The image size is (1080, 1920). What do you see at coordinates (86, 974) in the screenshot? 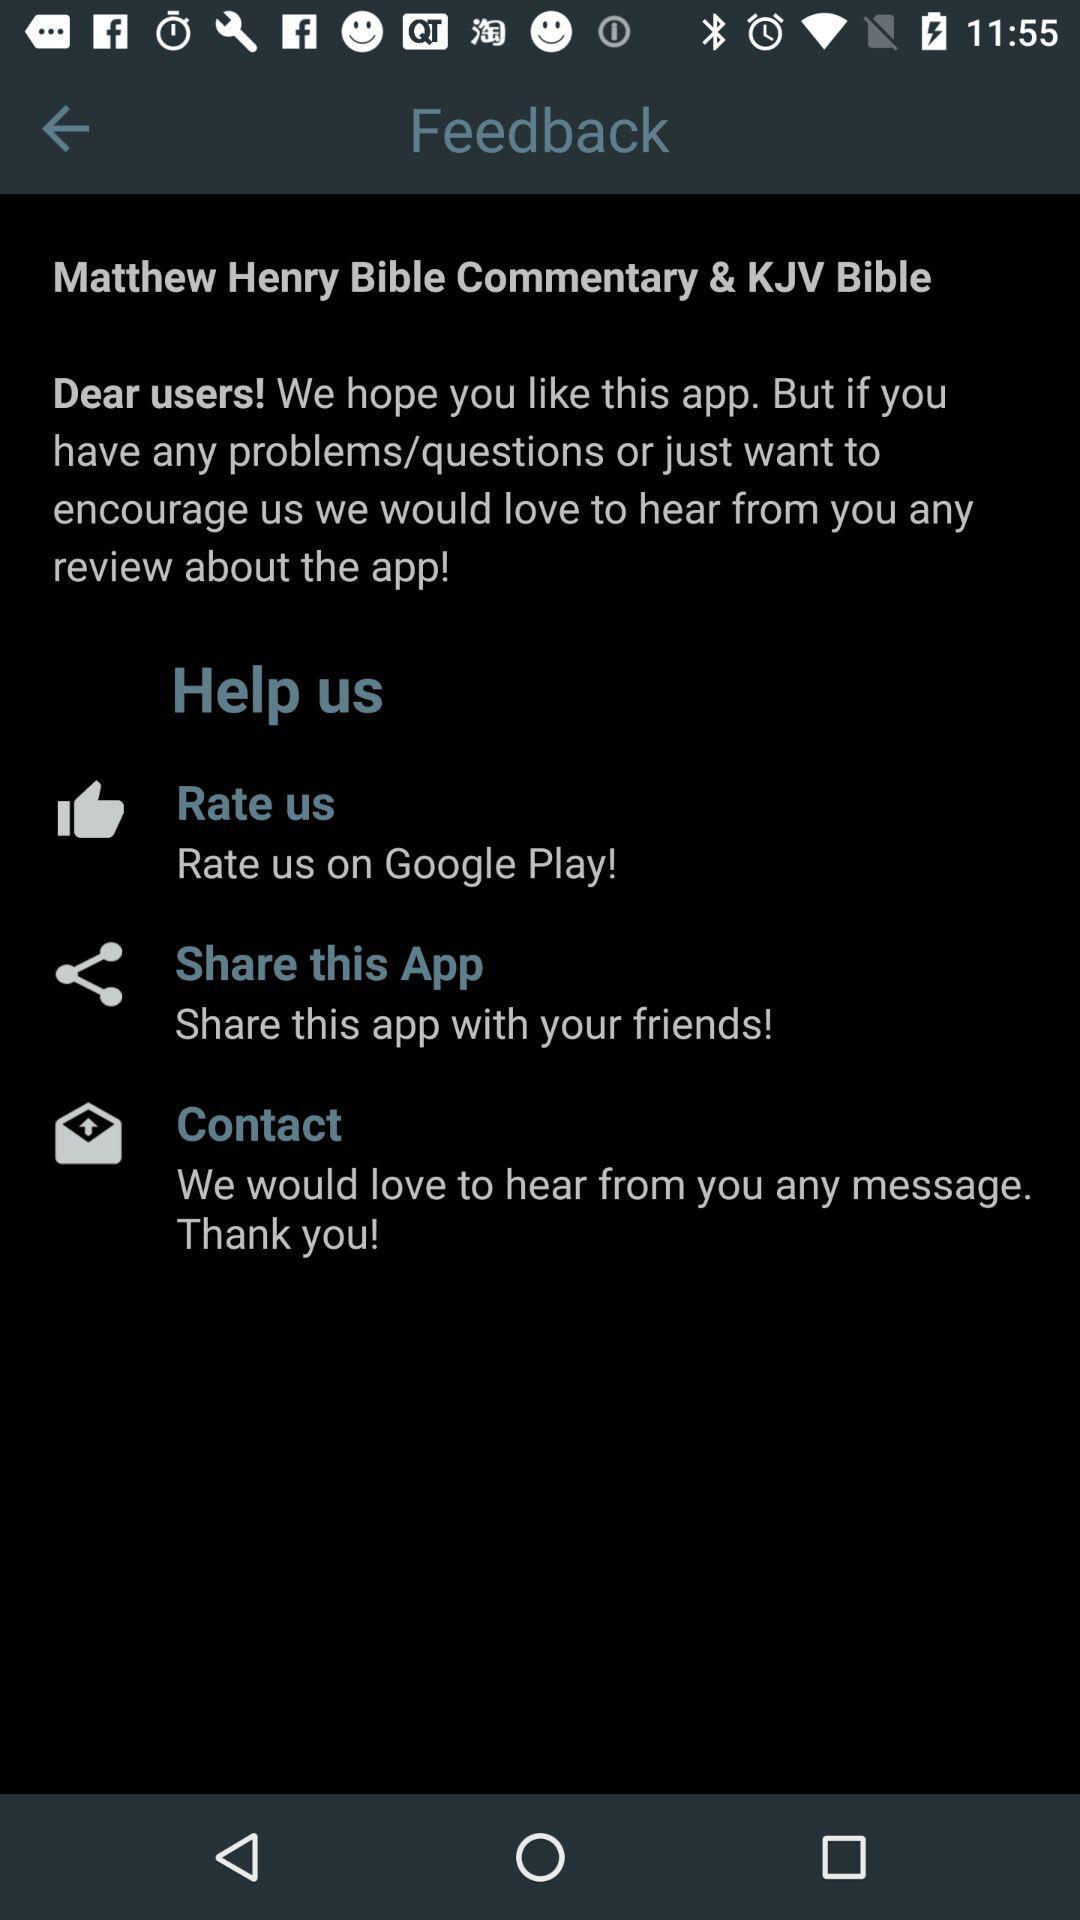
I see `the share icon` at bounding box center [86, 974].